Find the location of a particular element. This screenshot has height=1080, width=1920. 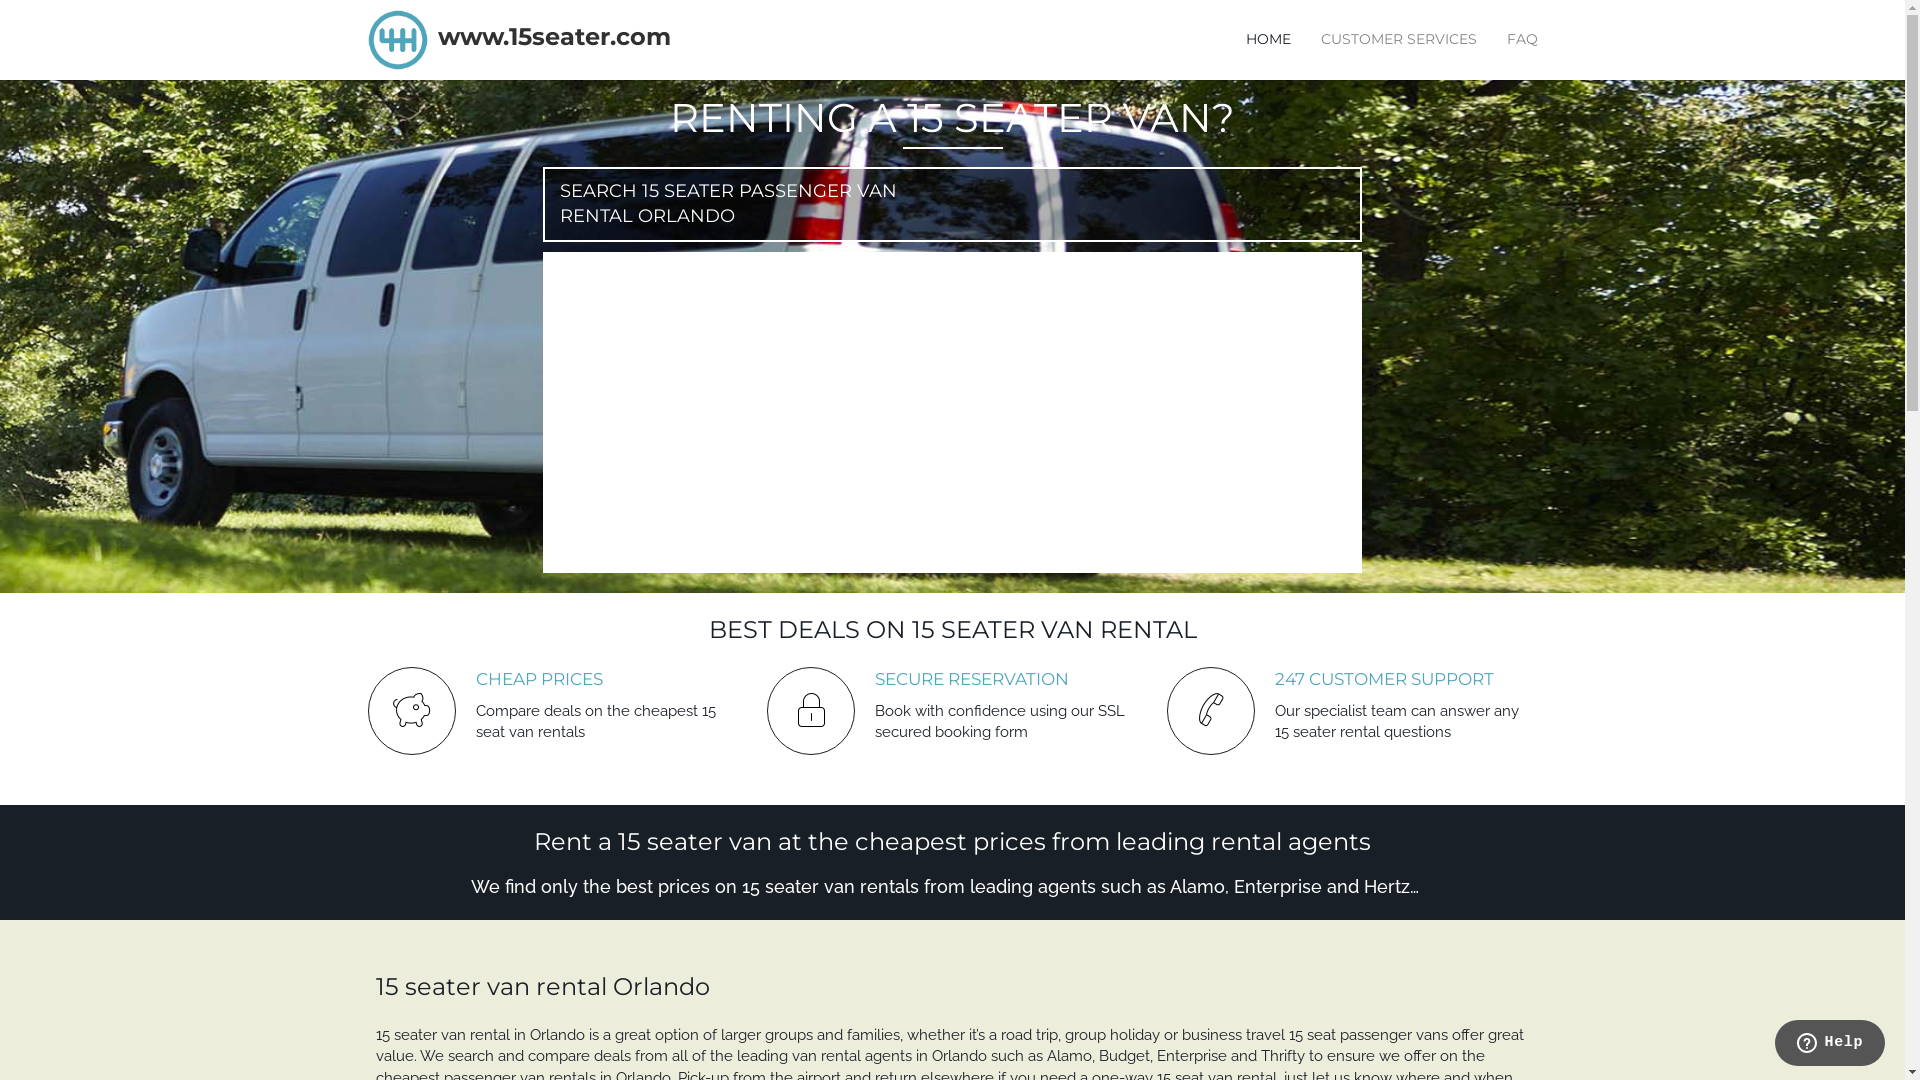

'HOME' is located at coordinates (1267, 38).